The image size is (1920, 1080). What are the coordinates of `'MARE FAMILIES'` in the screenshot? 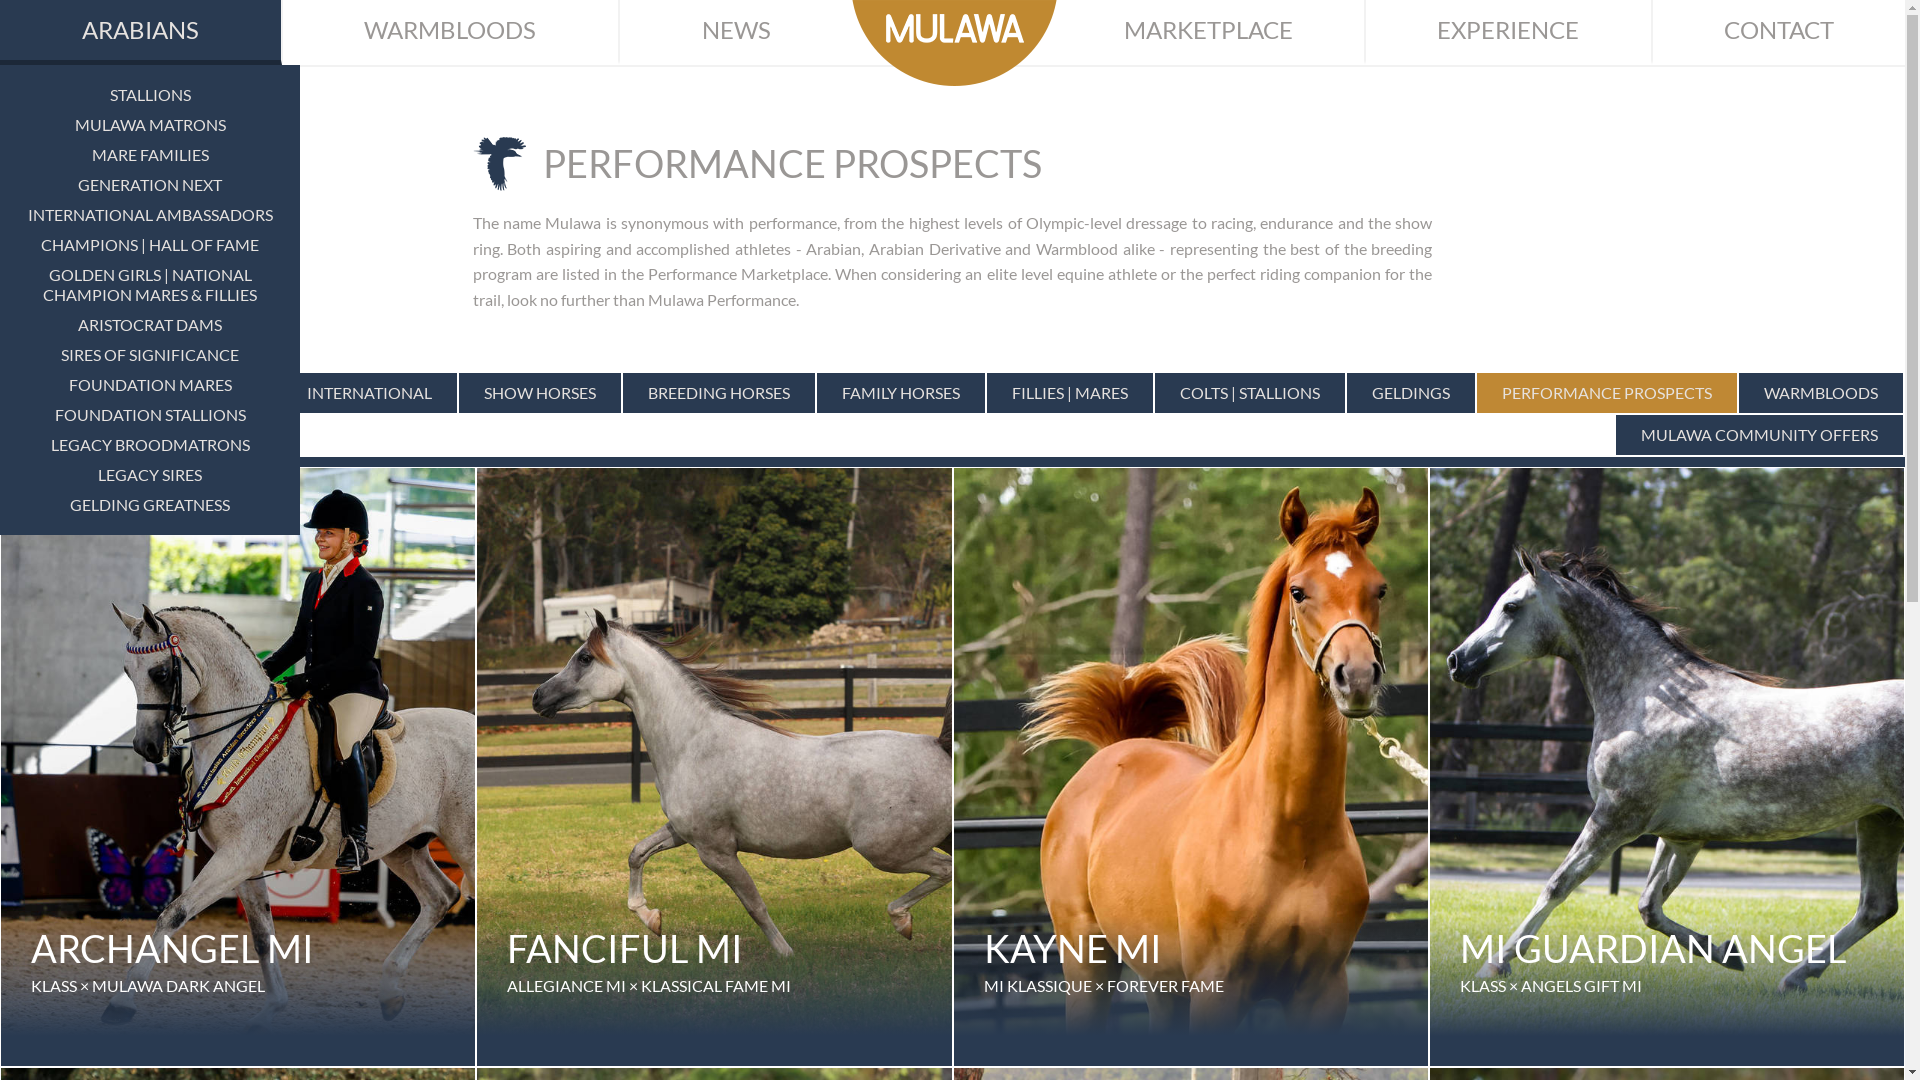 It's located at (148, 153).